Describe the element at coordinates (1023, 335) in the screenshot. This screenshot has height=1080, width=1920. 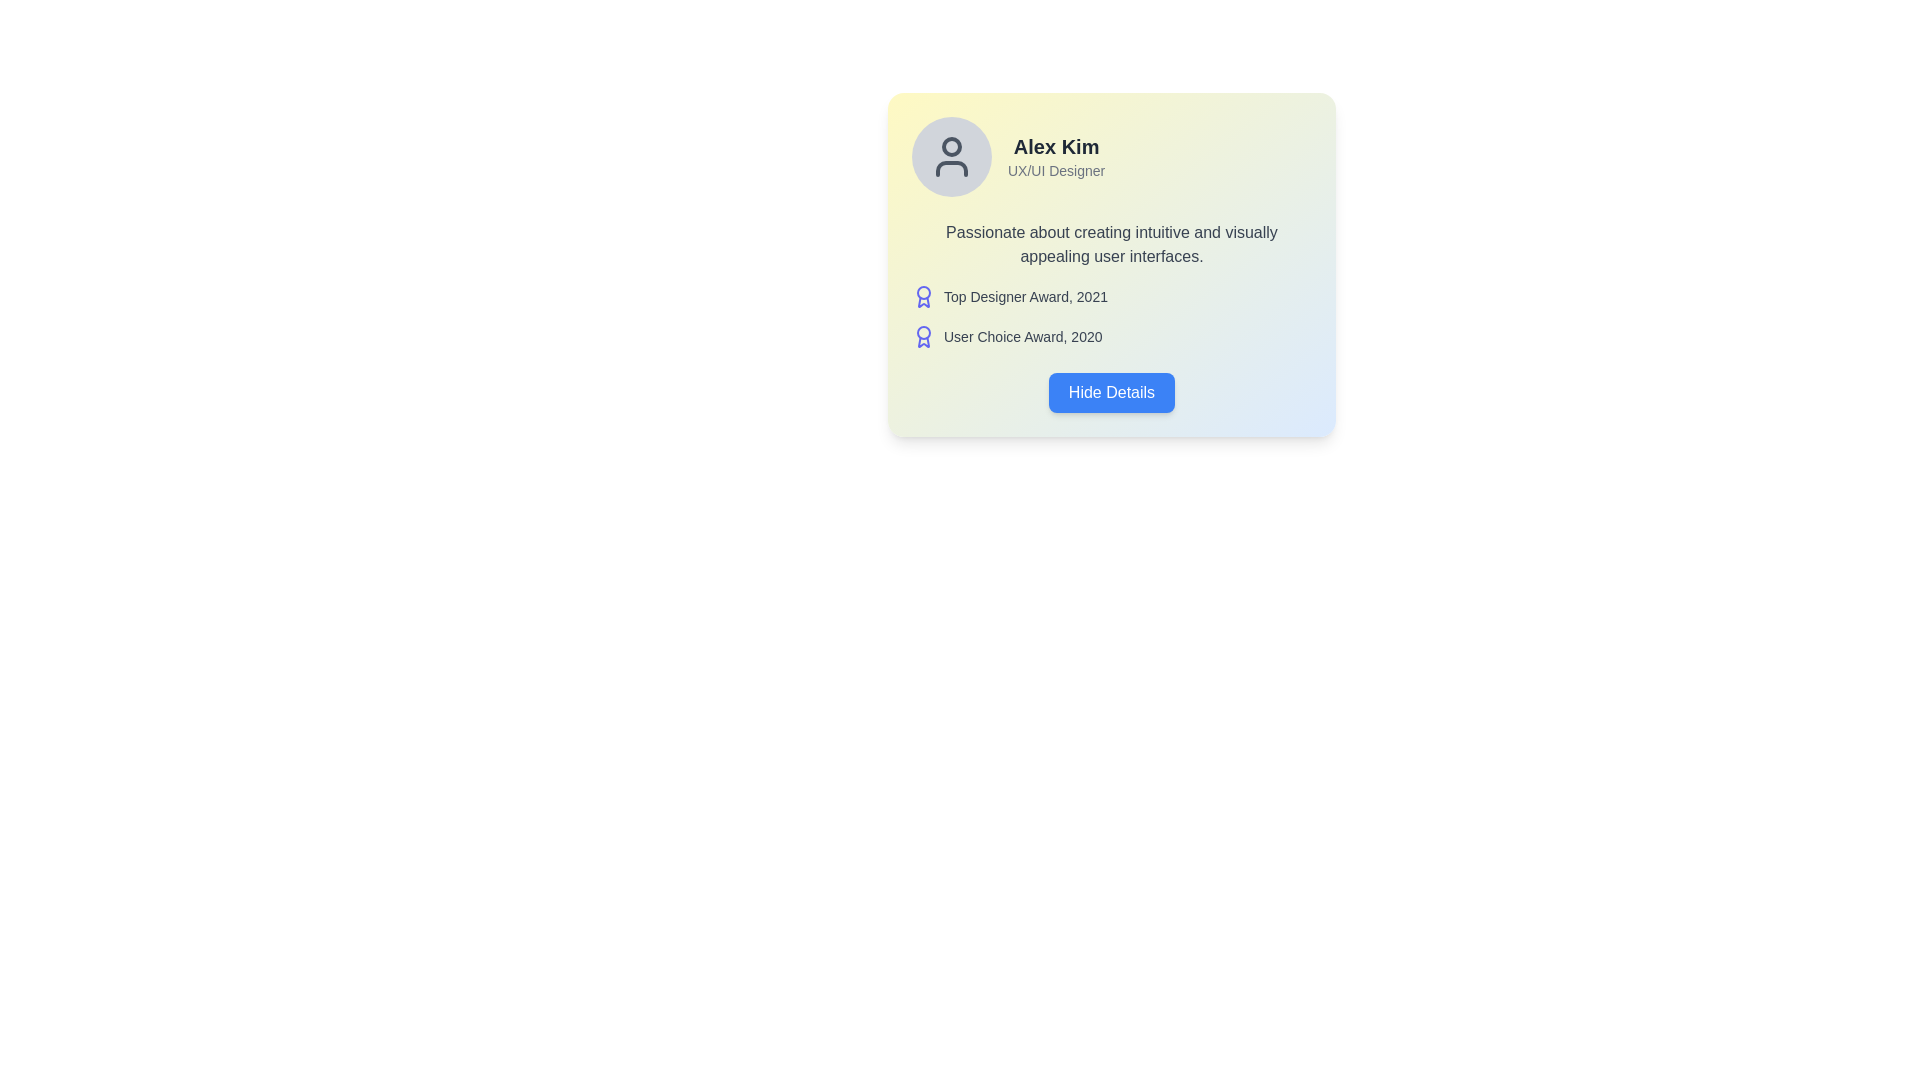
I see `text label displaying 'User Choice Award, 2020' which is styled simply in gray font, positioned below 'Top Designer Award, 2021' and above the 'Hide Details' button` at that location.